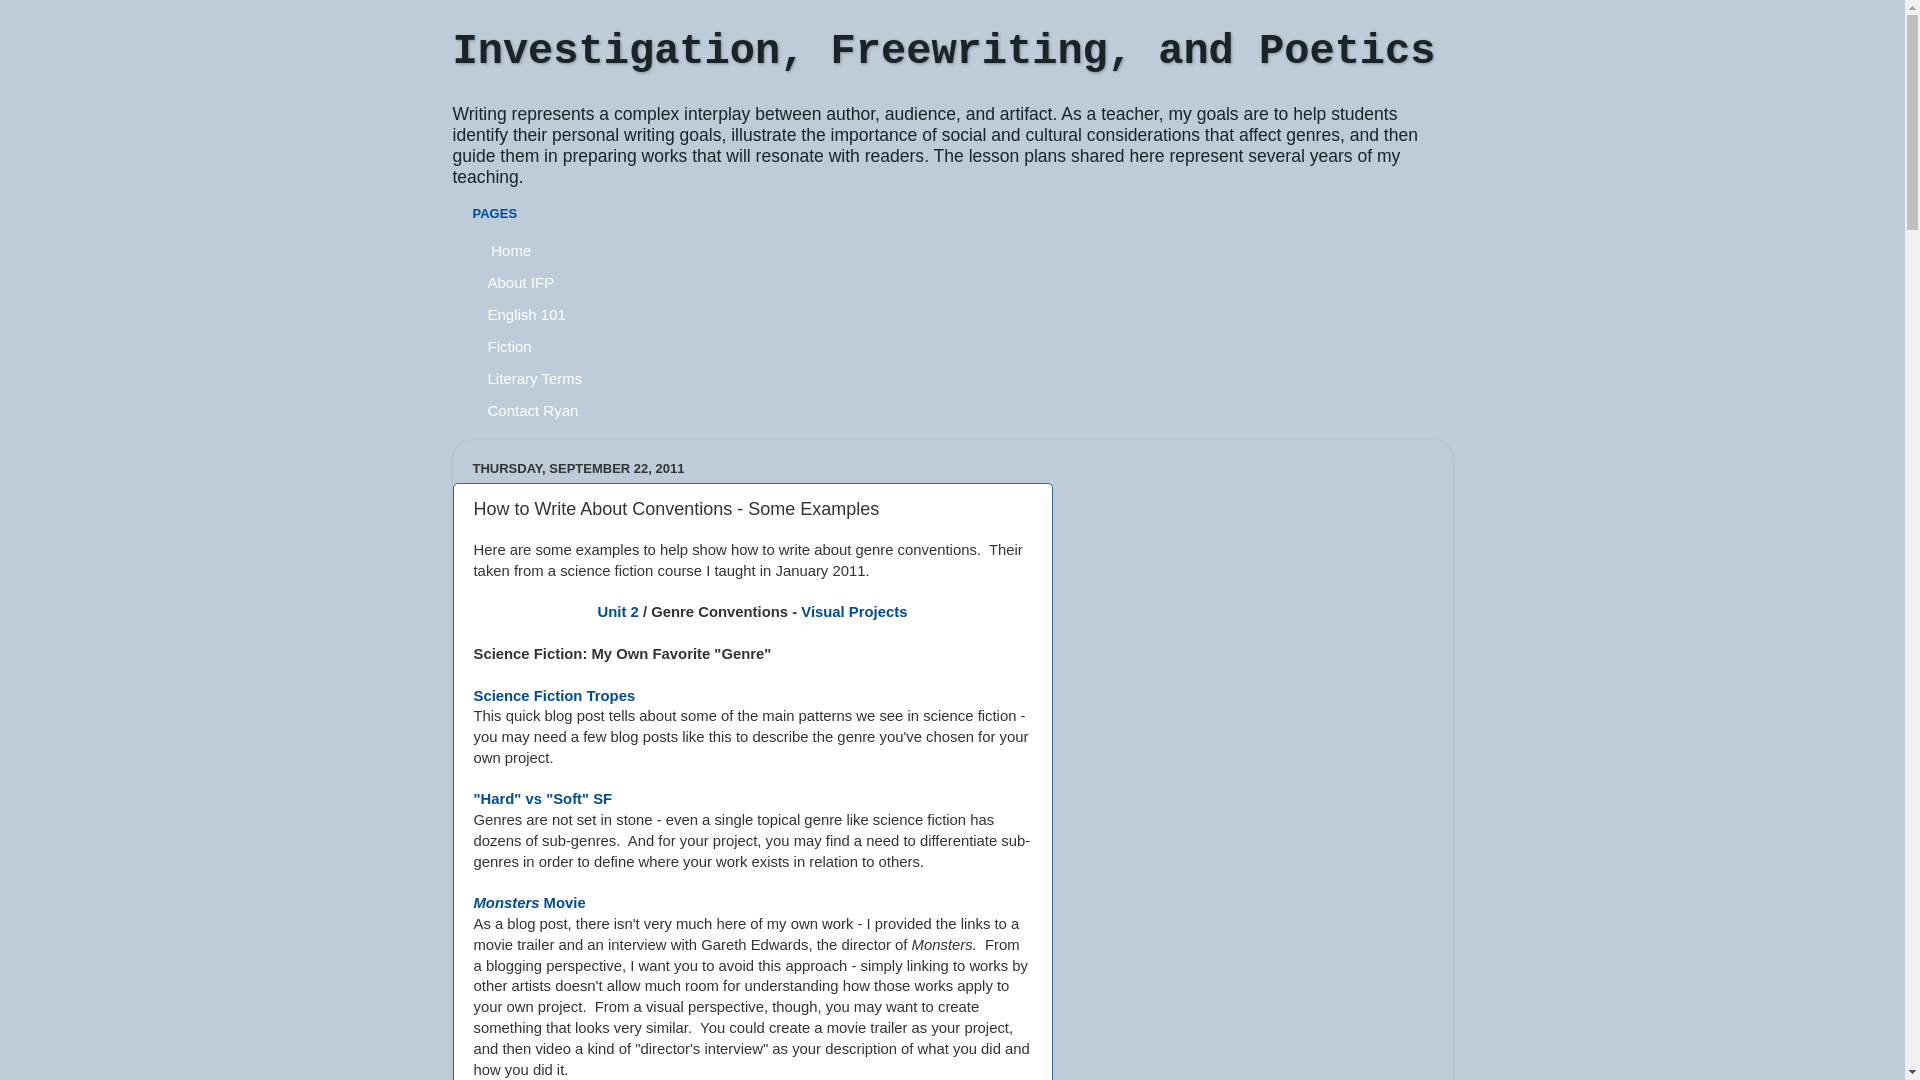 The width and height of the screenshot is (1920, 1080). What do you see at coordinates (450, 50) in the screenshot?
I see `'Investigation, Freewriting, and Poetics'` at bounding box center [450, 50].